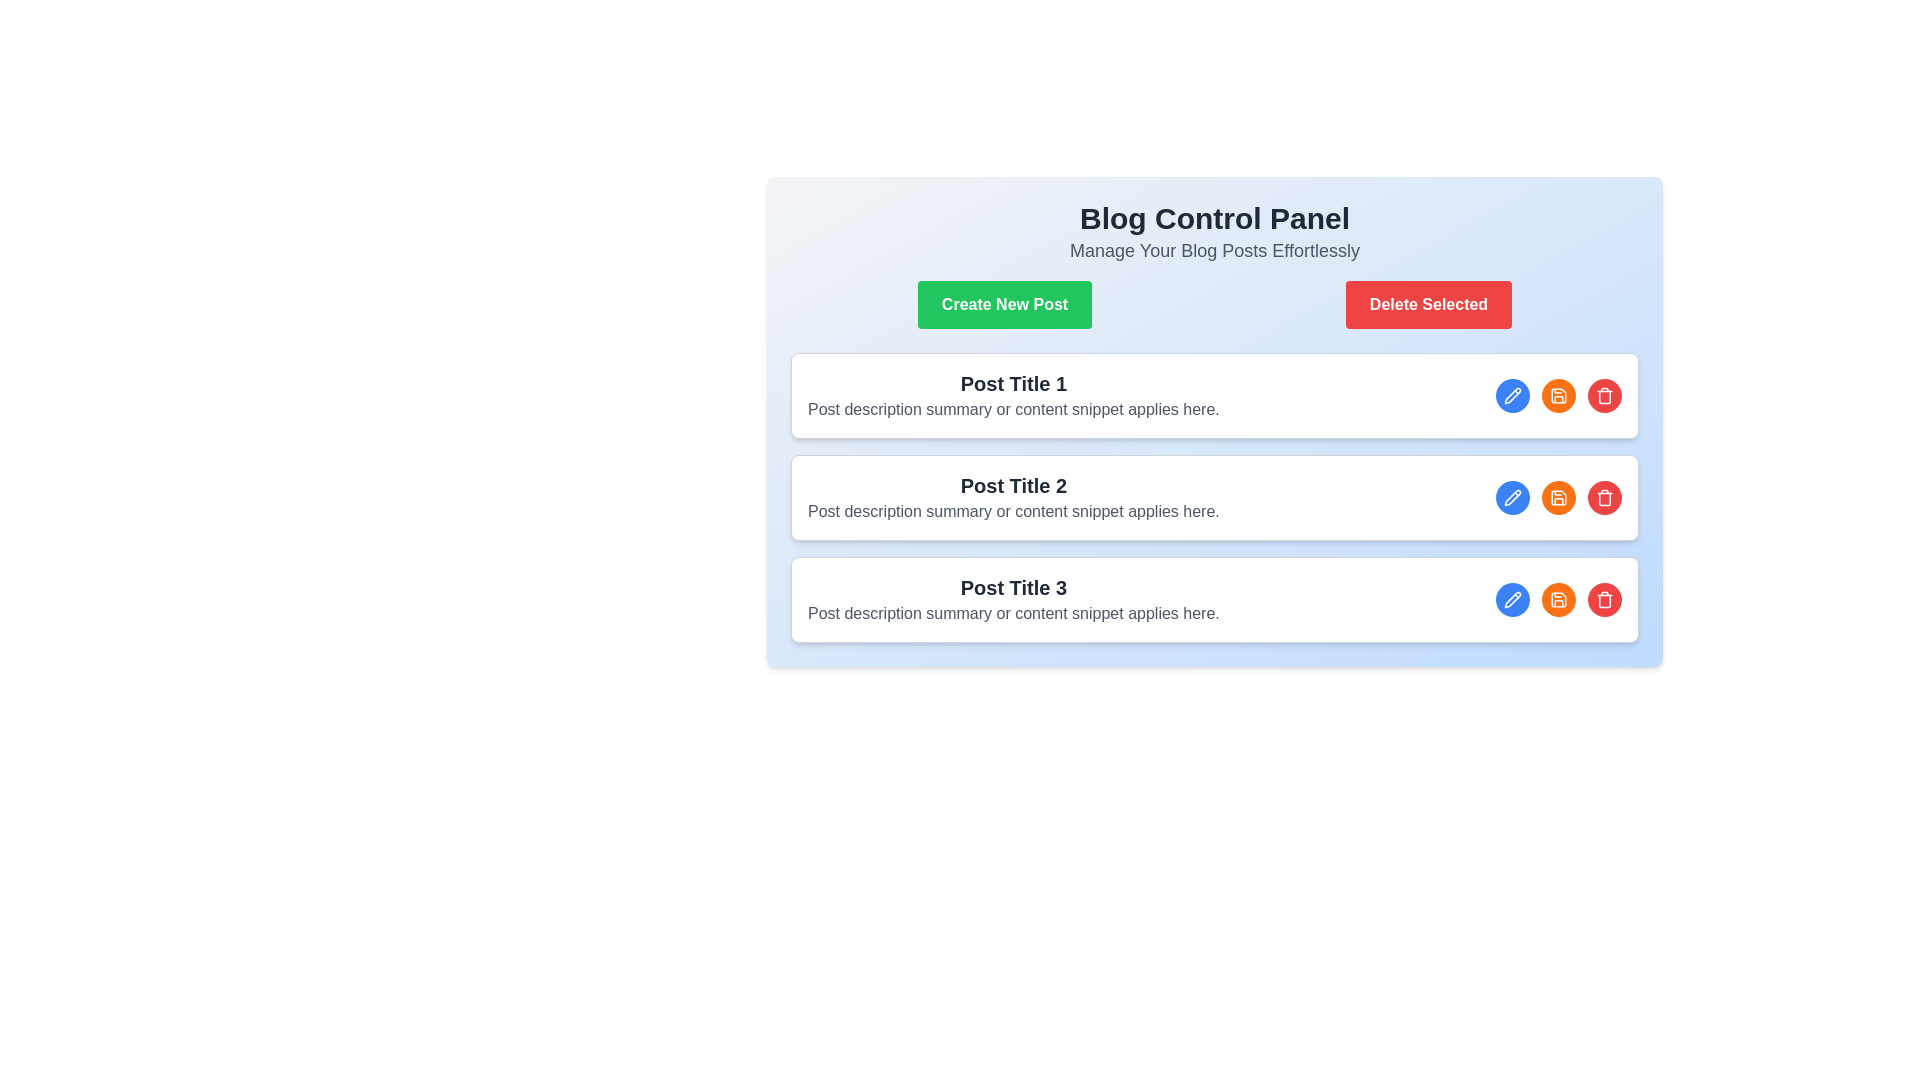 The width and height of the screenshot is (1920, 1080). I want to click on the save button located between the edit and delete buttons at the end of the 'Post Title 3' blog post card to interact with its hover effect, so click(1558, 599).